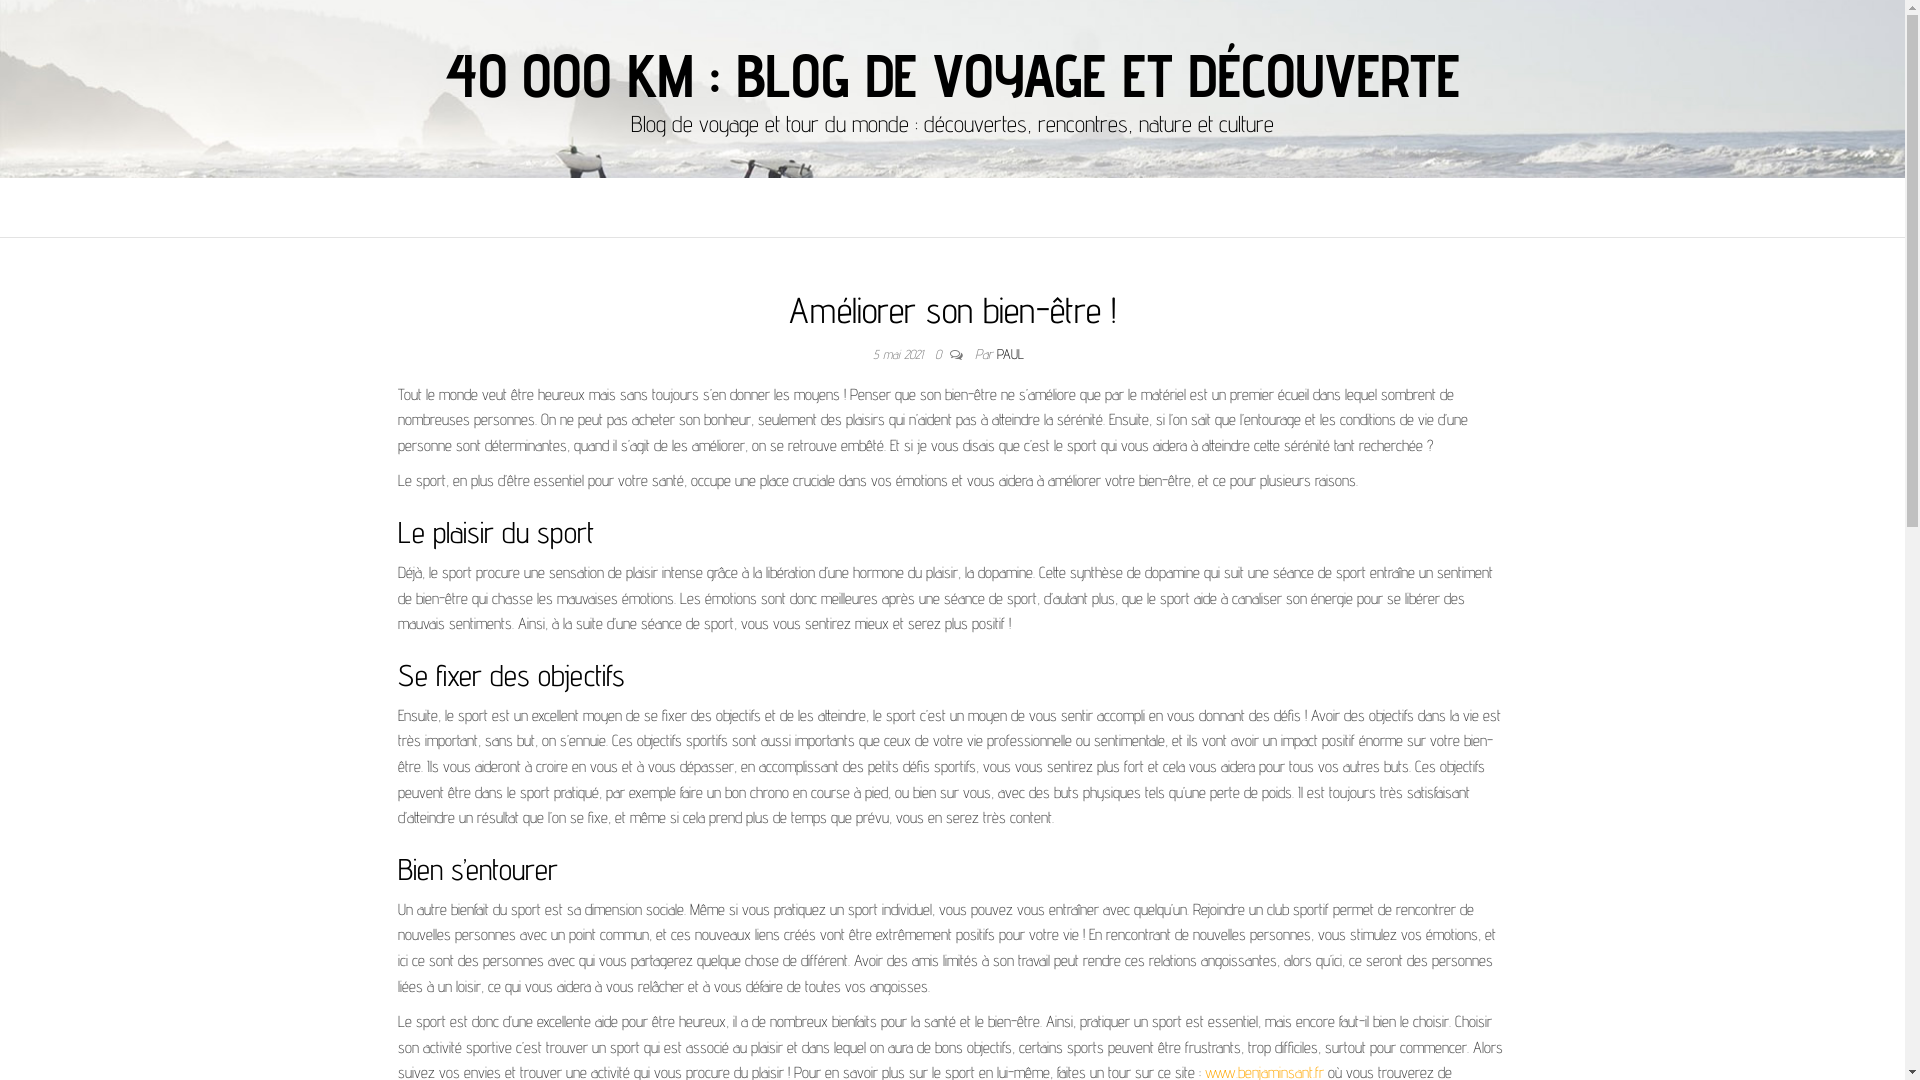  What do you see at coordinates (941, 353) in the screenshot?
I see `'0'` at bounding box center [941, 353].